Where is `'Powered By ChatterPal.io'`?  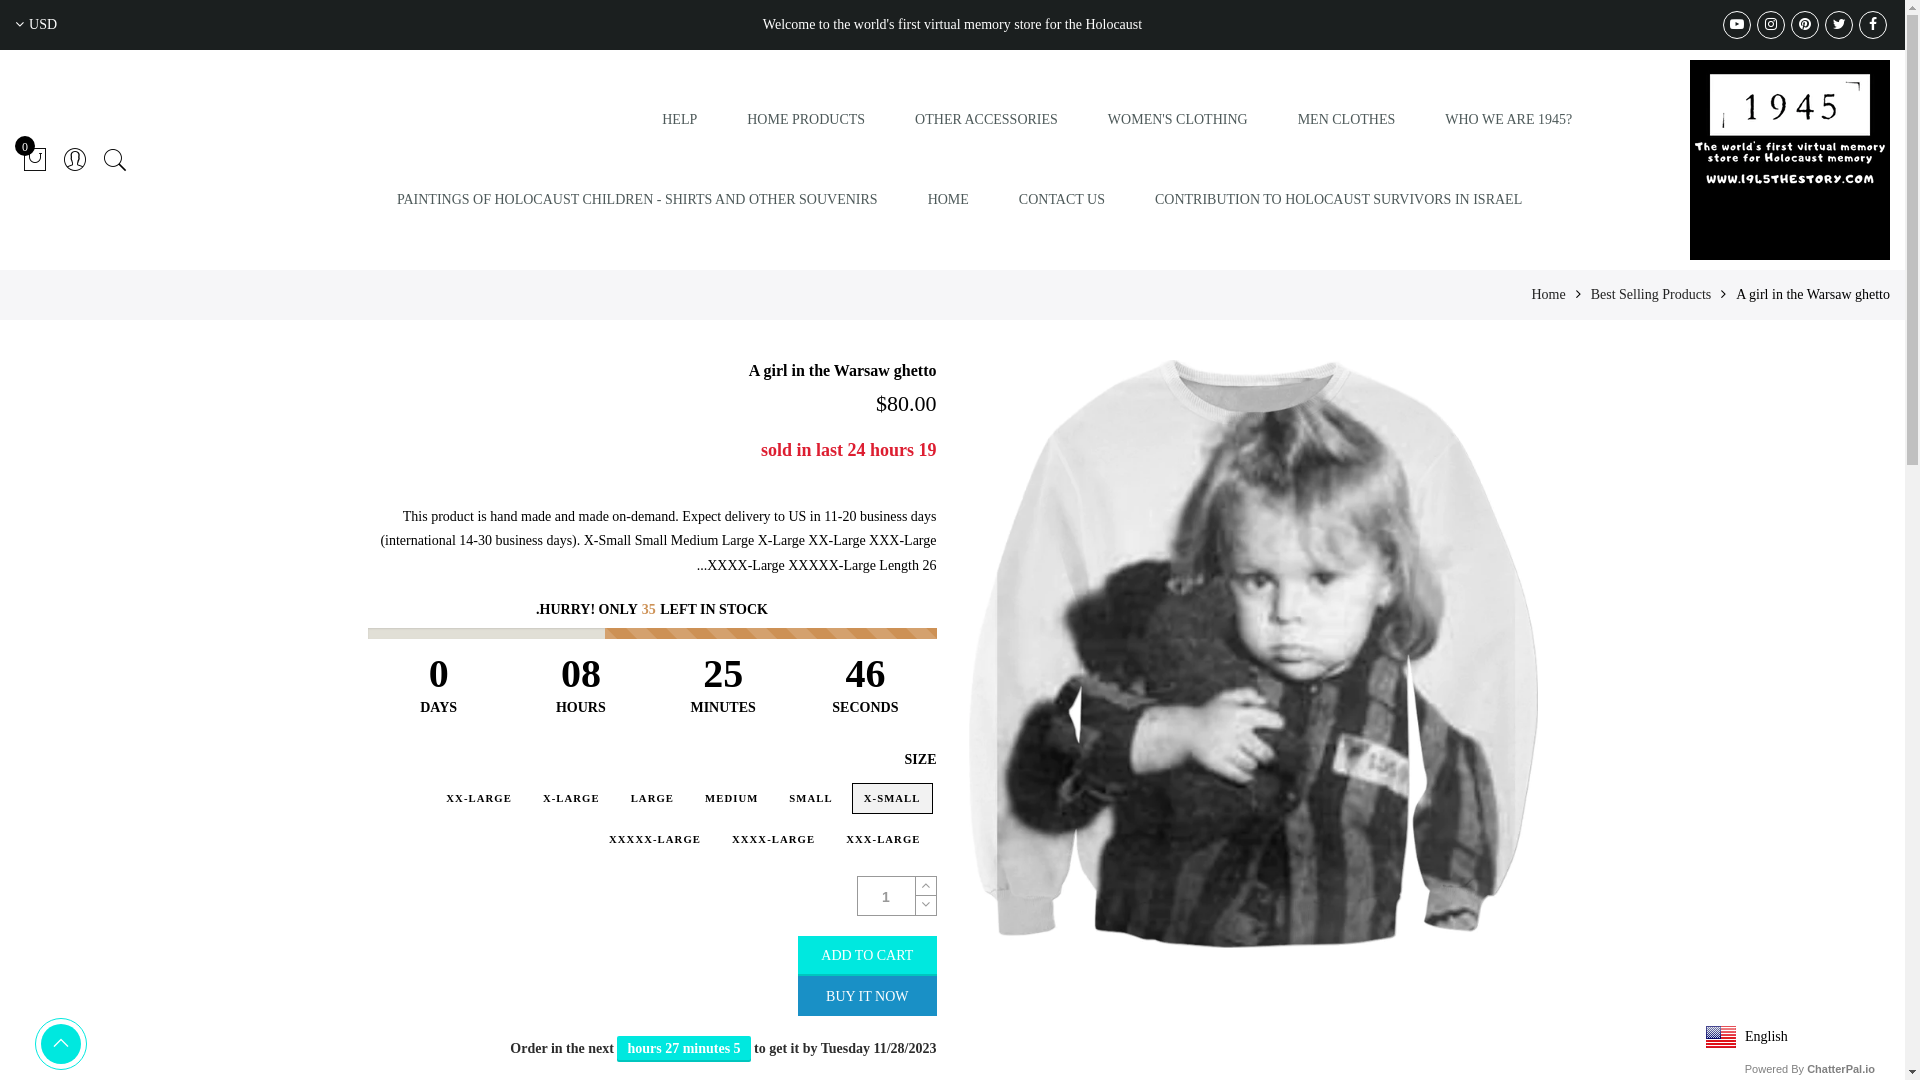
'Powered By ChatterPal.io' is located at coordinates (1809, 1067).